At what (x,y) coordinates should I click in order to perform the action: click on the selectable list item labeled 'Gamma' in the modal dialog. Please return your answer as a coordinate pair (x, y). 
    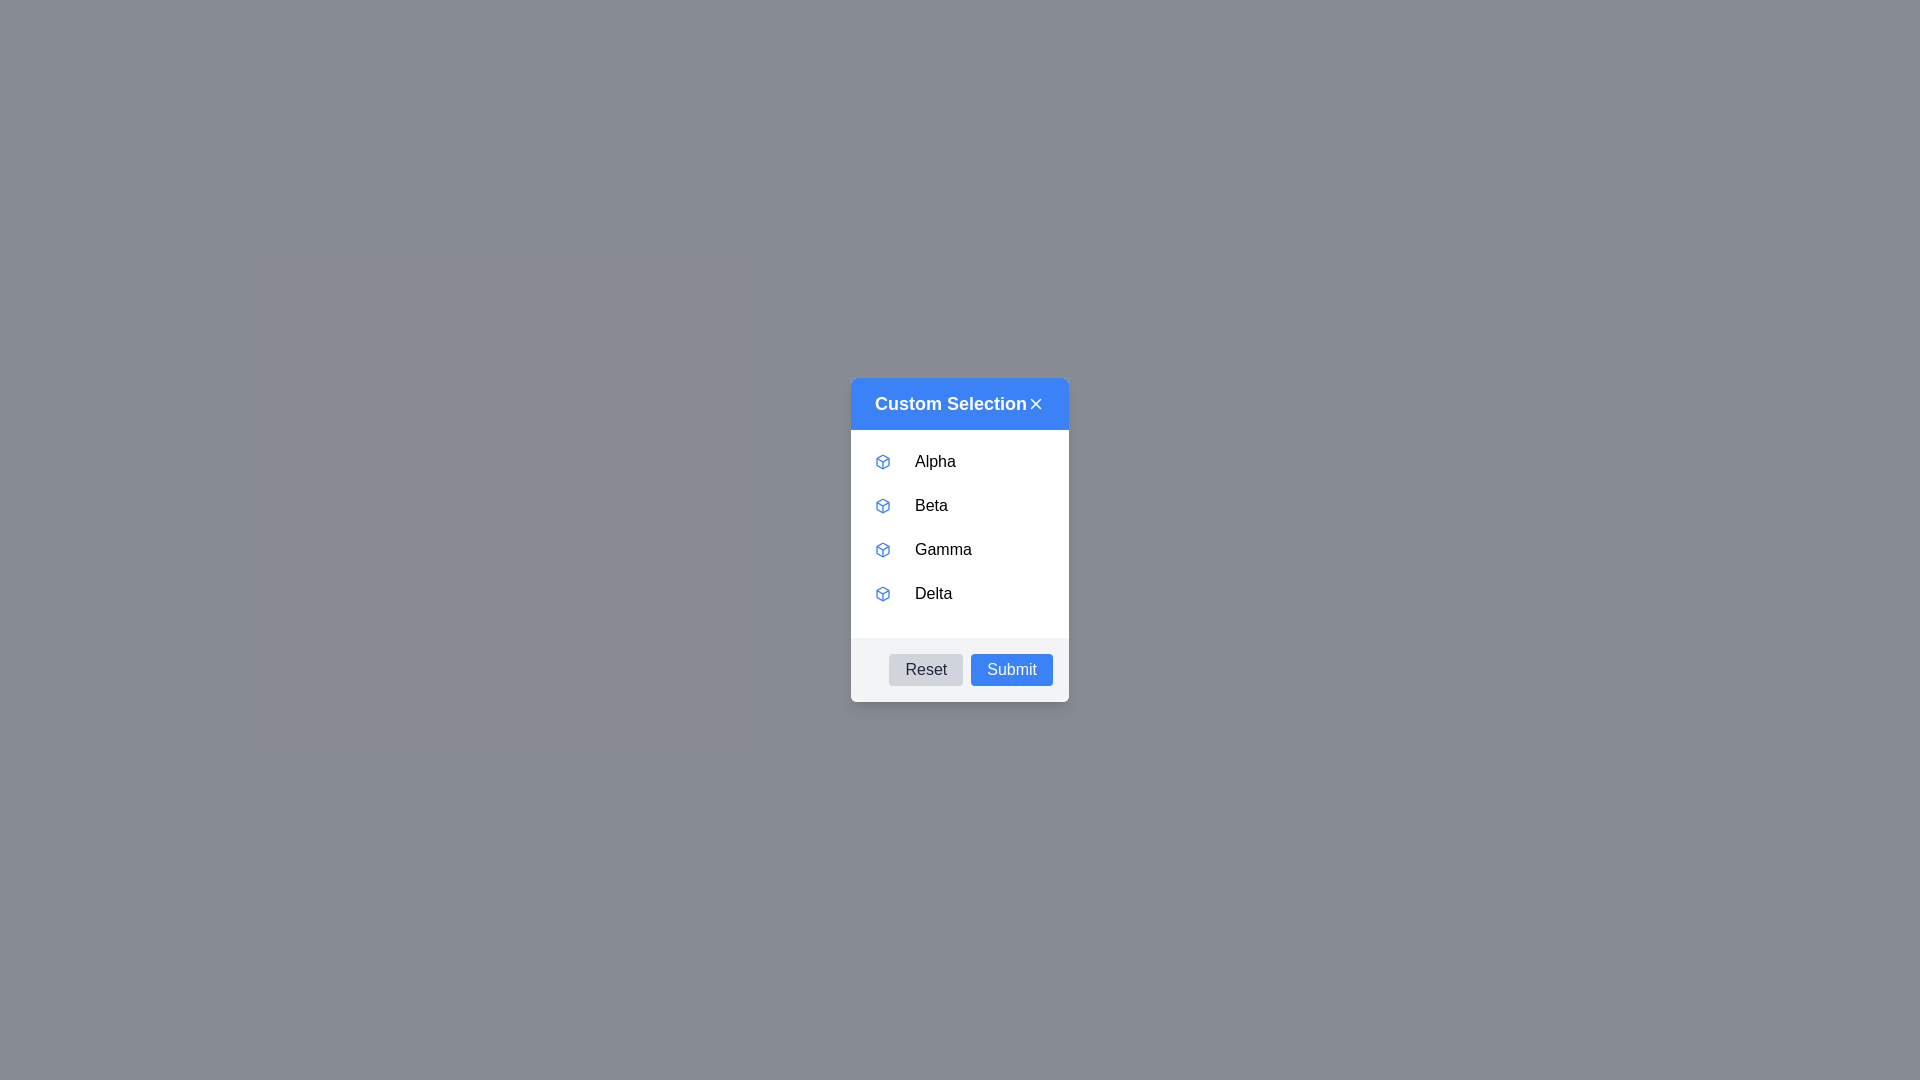
    Looking at the image, I should click on (960, 540).